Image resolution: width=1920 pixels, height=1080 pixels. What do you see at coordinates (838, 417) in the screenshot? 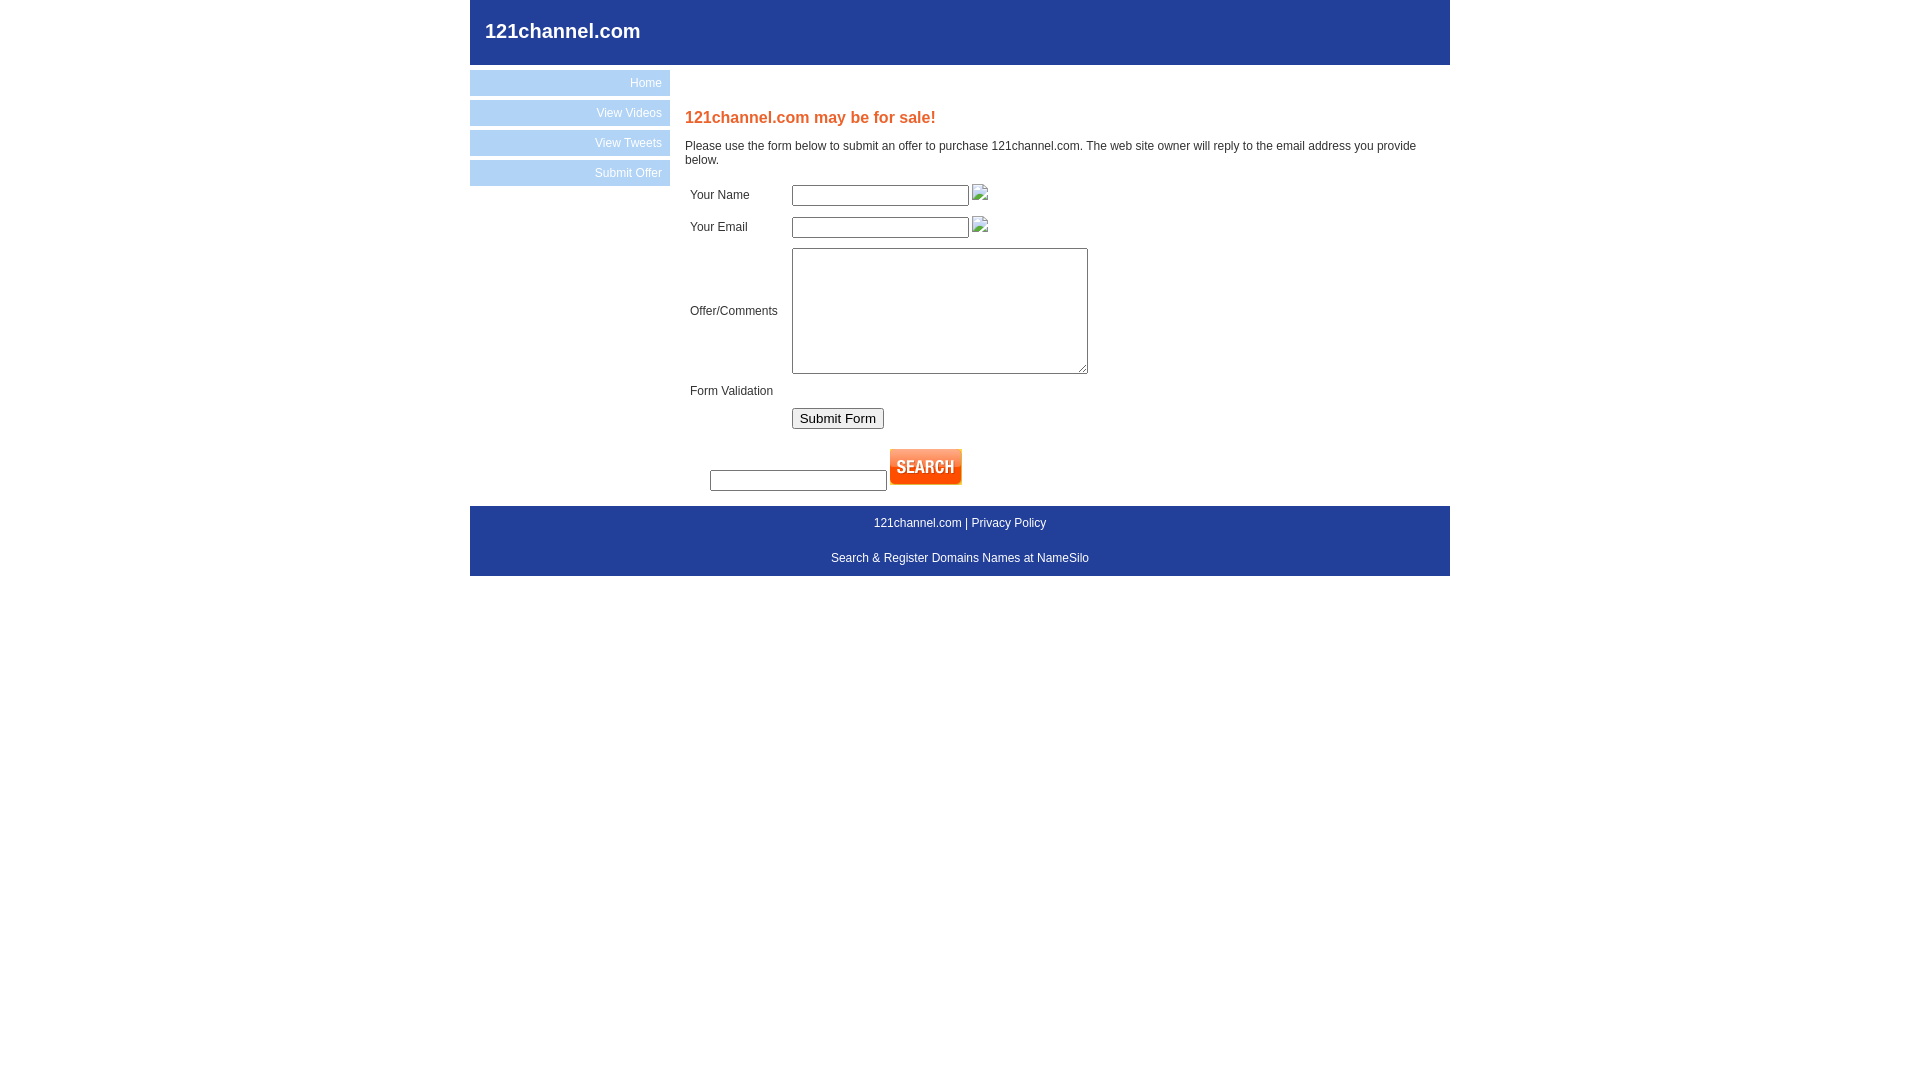
I see `'Submit Form'` at bounding box center [838, 417].